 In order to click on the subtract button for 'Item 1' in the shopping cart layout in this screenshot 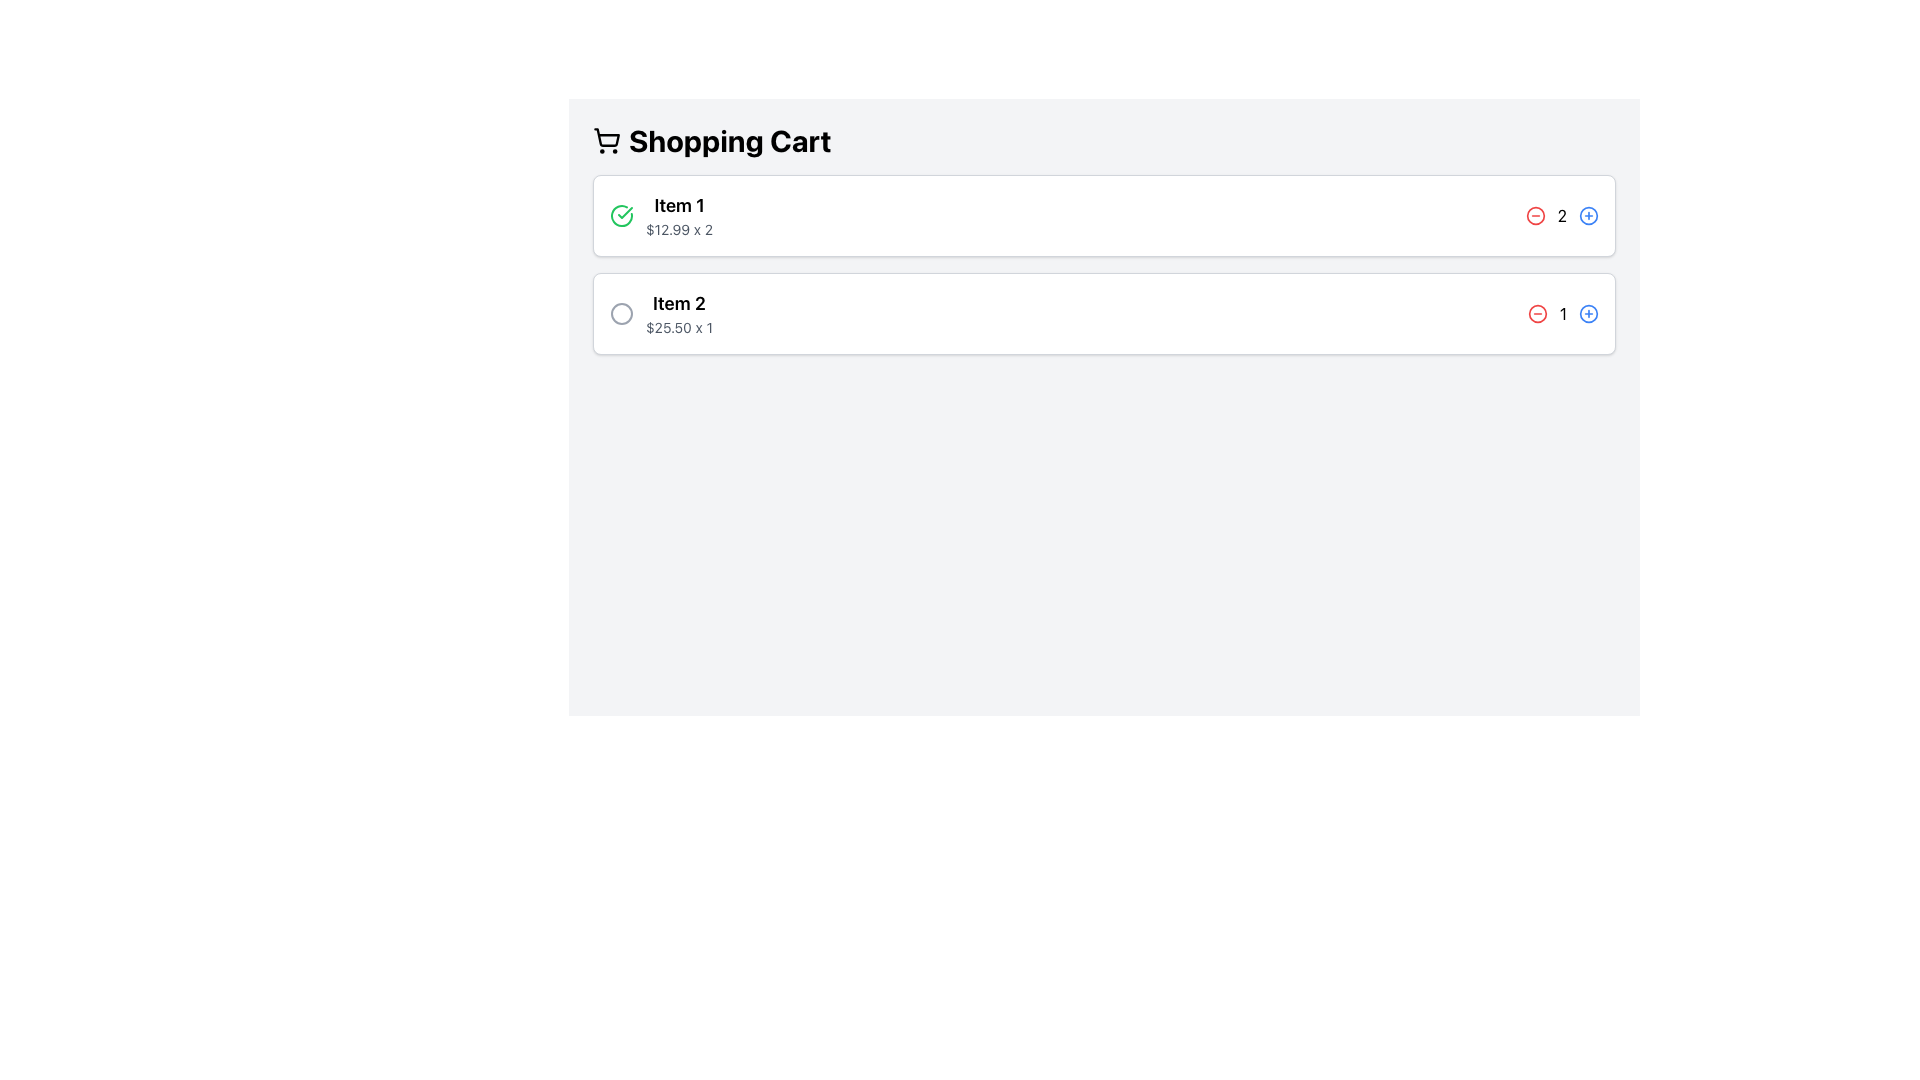, I will do `click(1534, 216)`.